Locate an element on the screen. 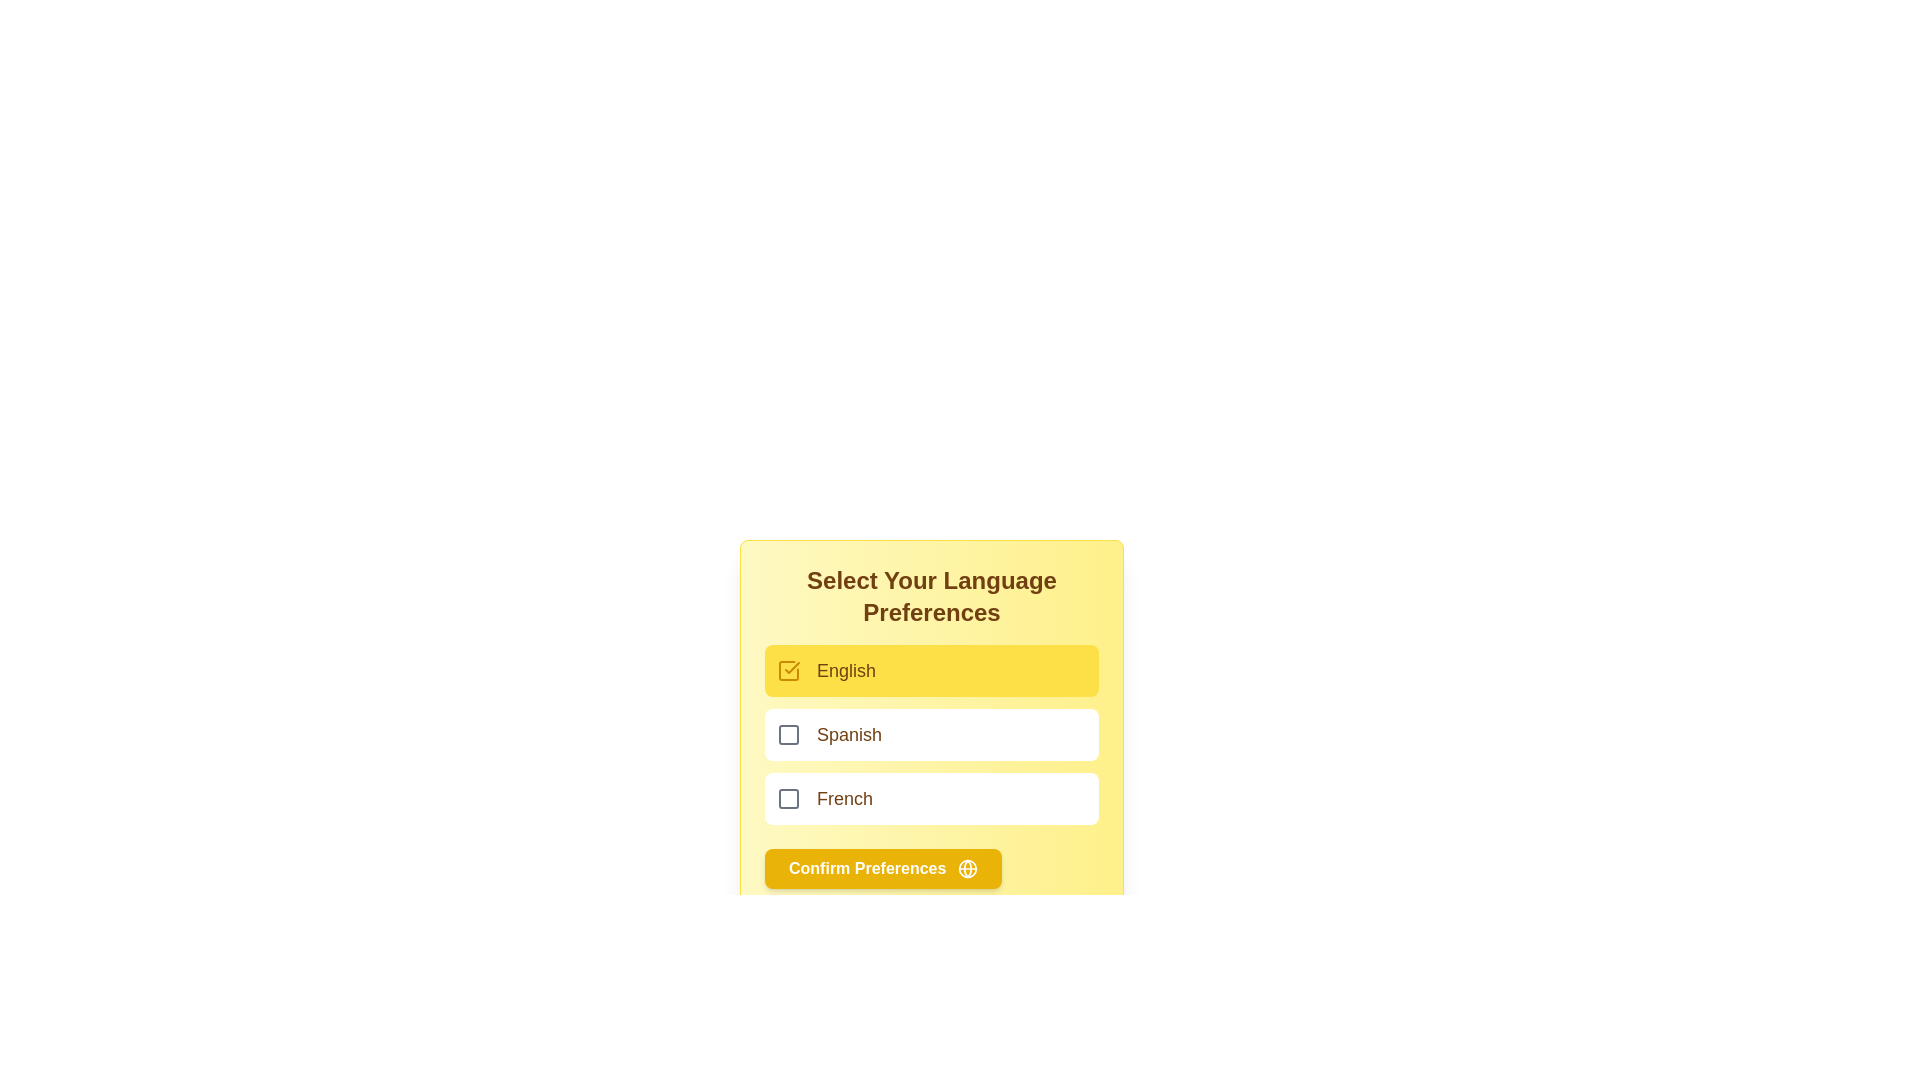  the rectangular button labeled 'Confirm Preferences' with a yellow background is located at coordinates (930, 867).